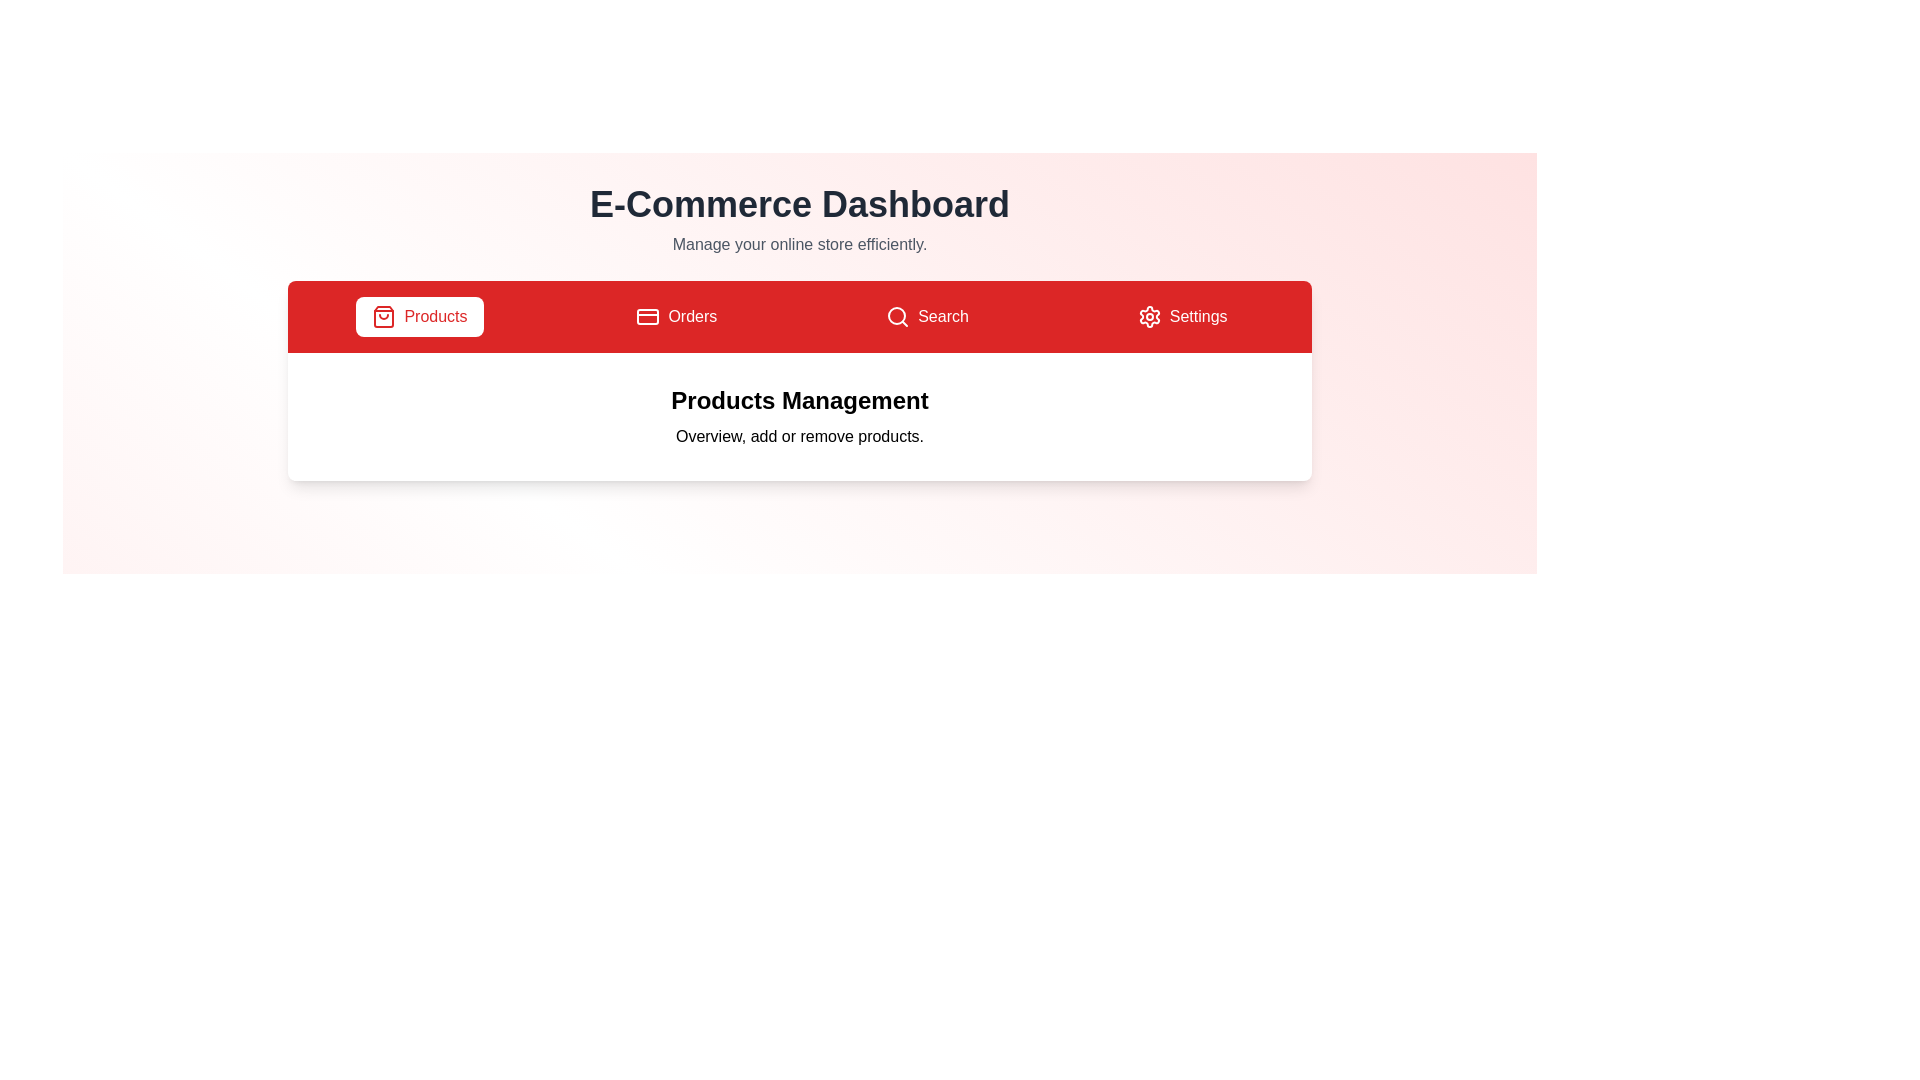  What do you see at coordinates (418, 315) in the screenshot?
I see `the 'Products' button, which has a white background with red text and a red shopping bag icon` at bounding box center [418, 315].